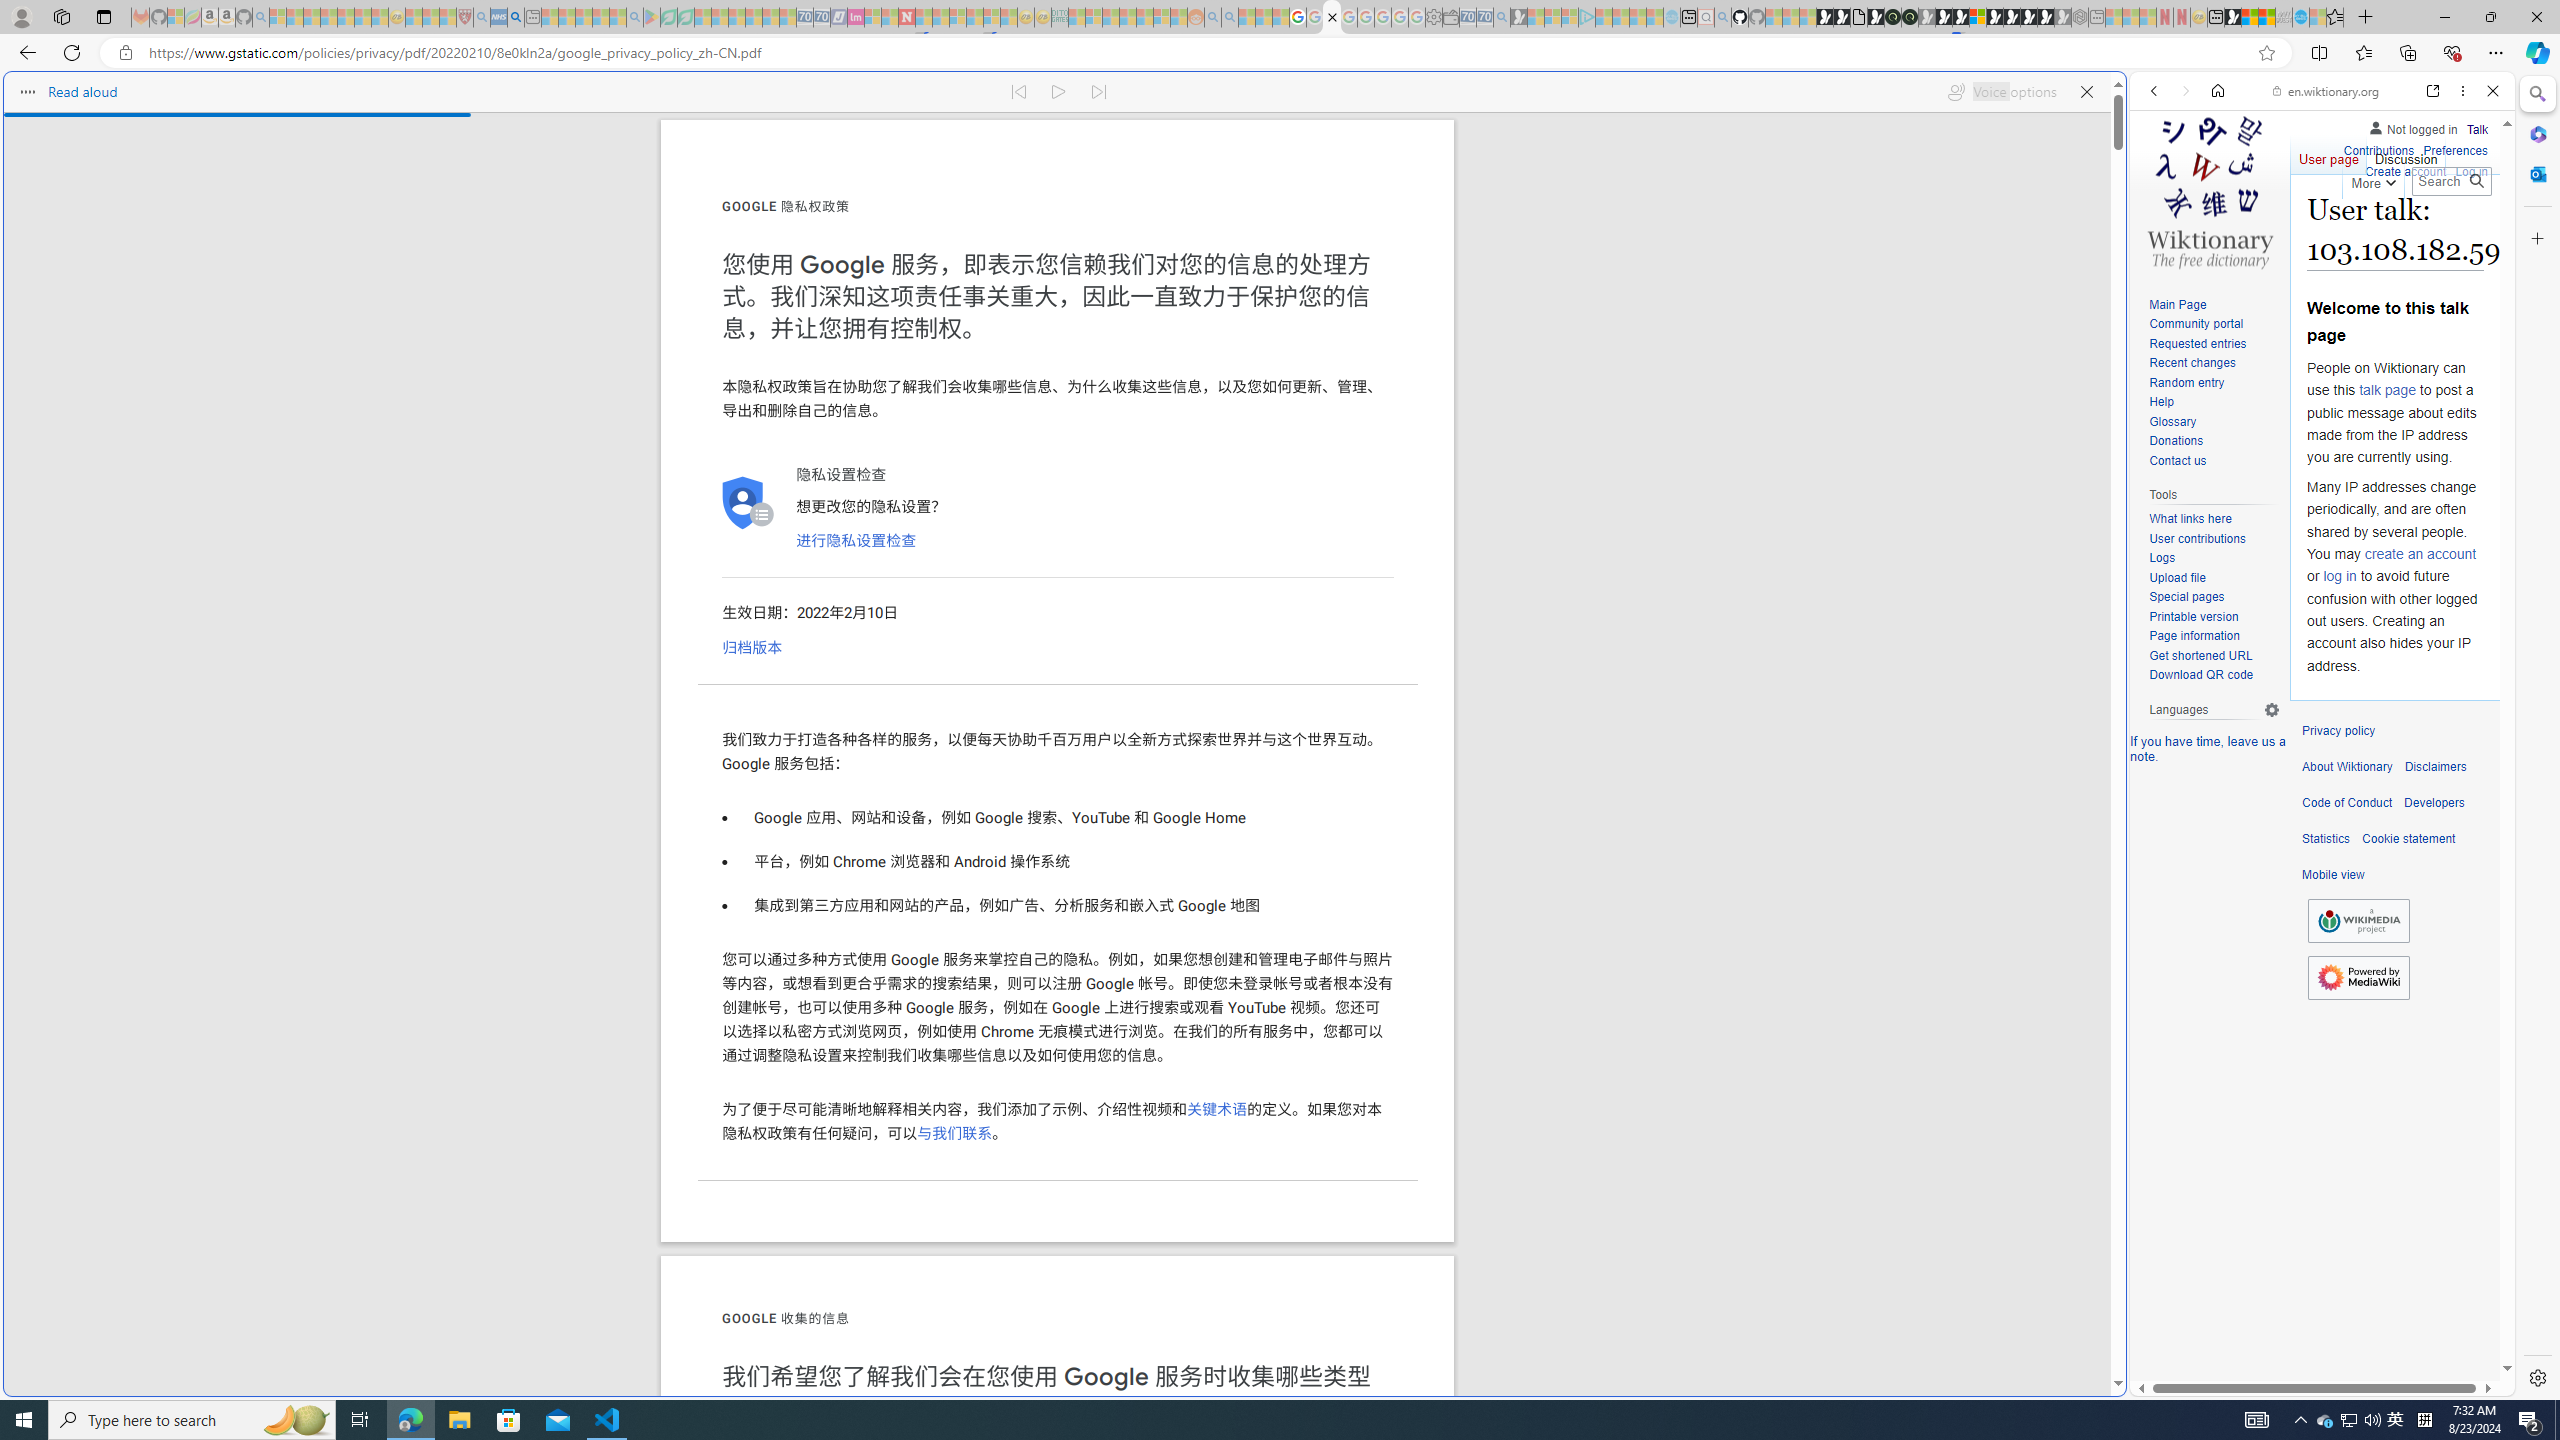 This screenshot has height=1440, width=2560. What do you see at coordinates (1944, 16) in the screenshot?
I see `'Play Cave FRVR in your browser | Games from Microsoft Start'` at bounding box center [1944, 16].